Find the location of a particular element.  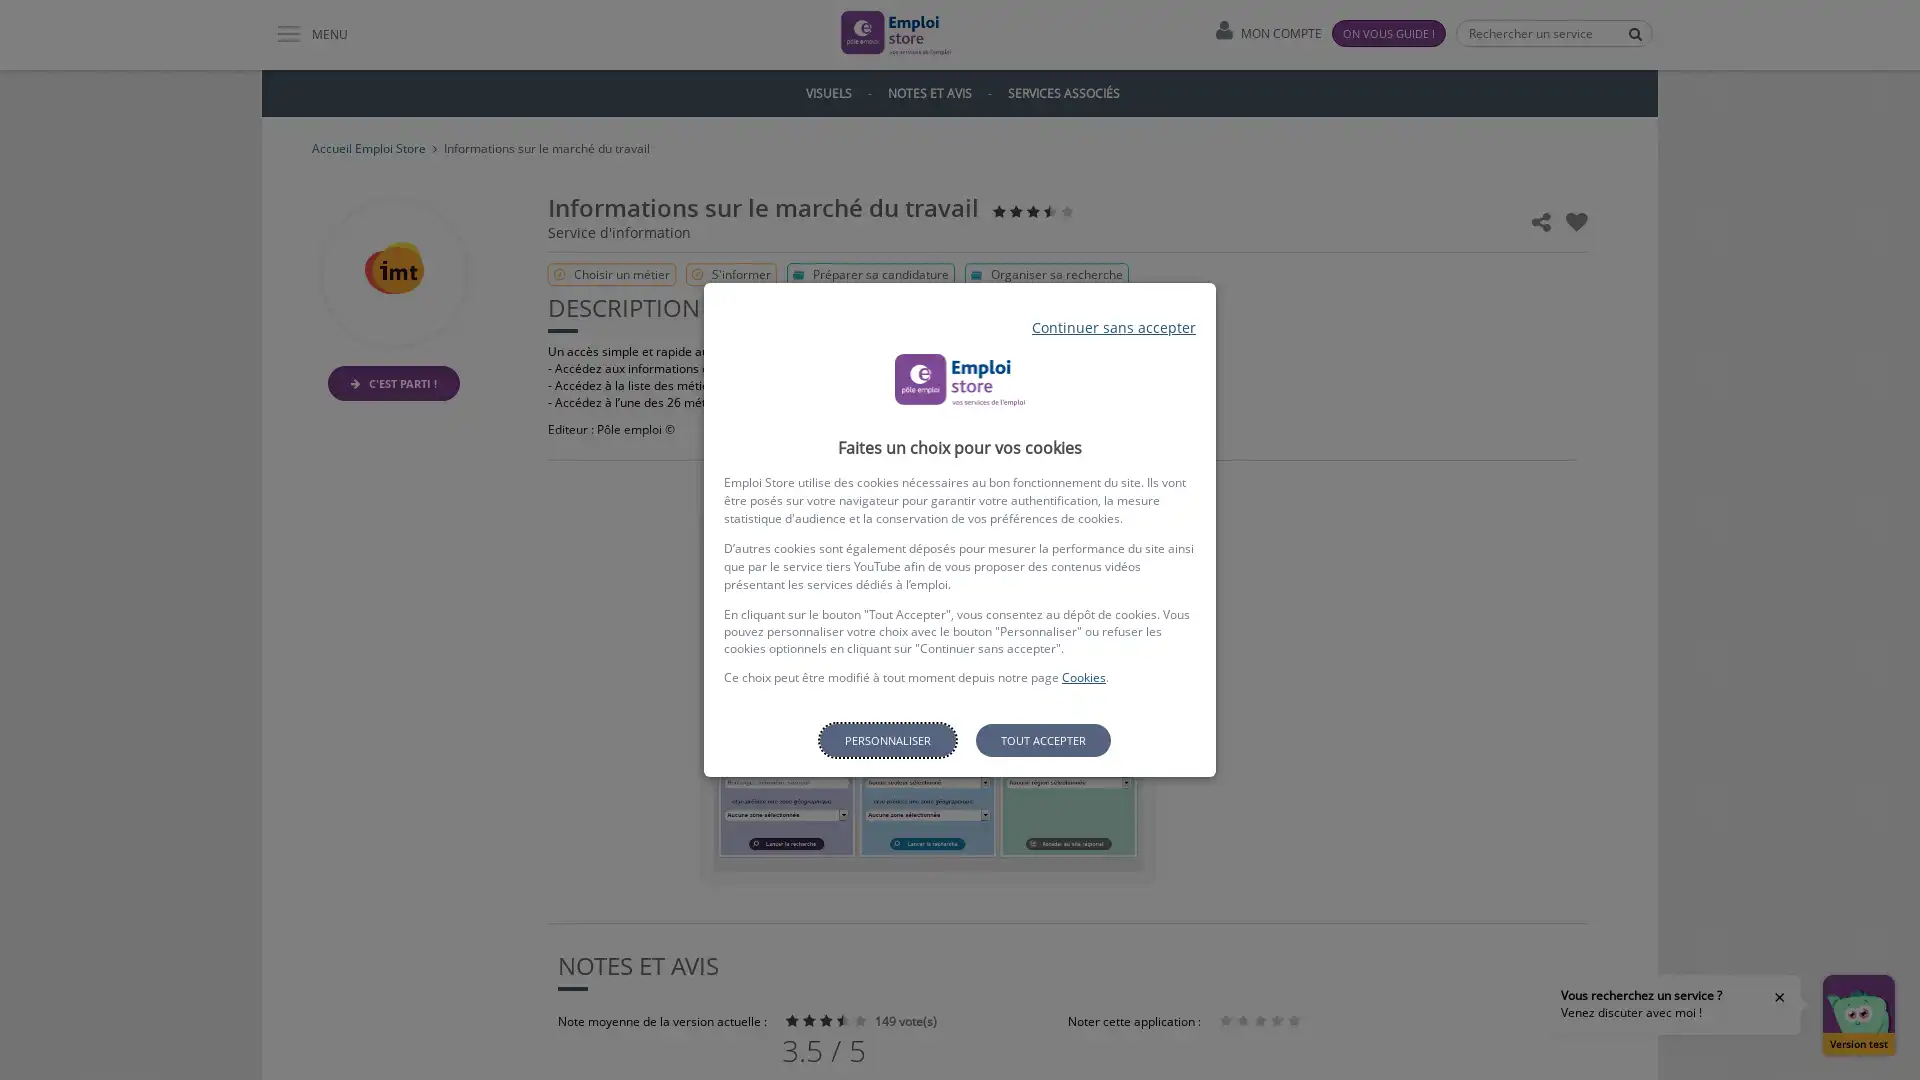

Ouvrir la fenetre de discussion Version test is located at coordinates (1857, 1014).